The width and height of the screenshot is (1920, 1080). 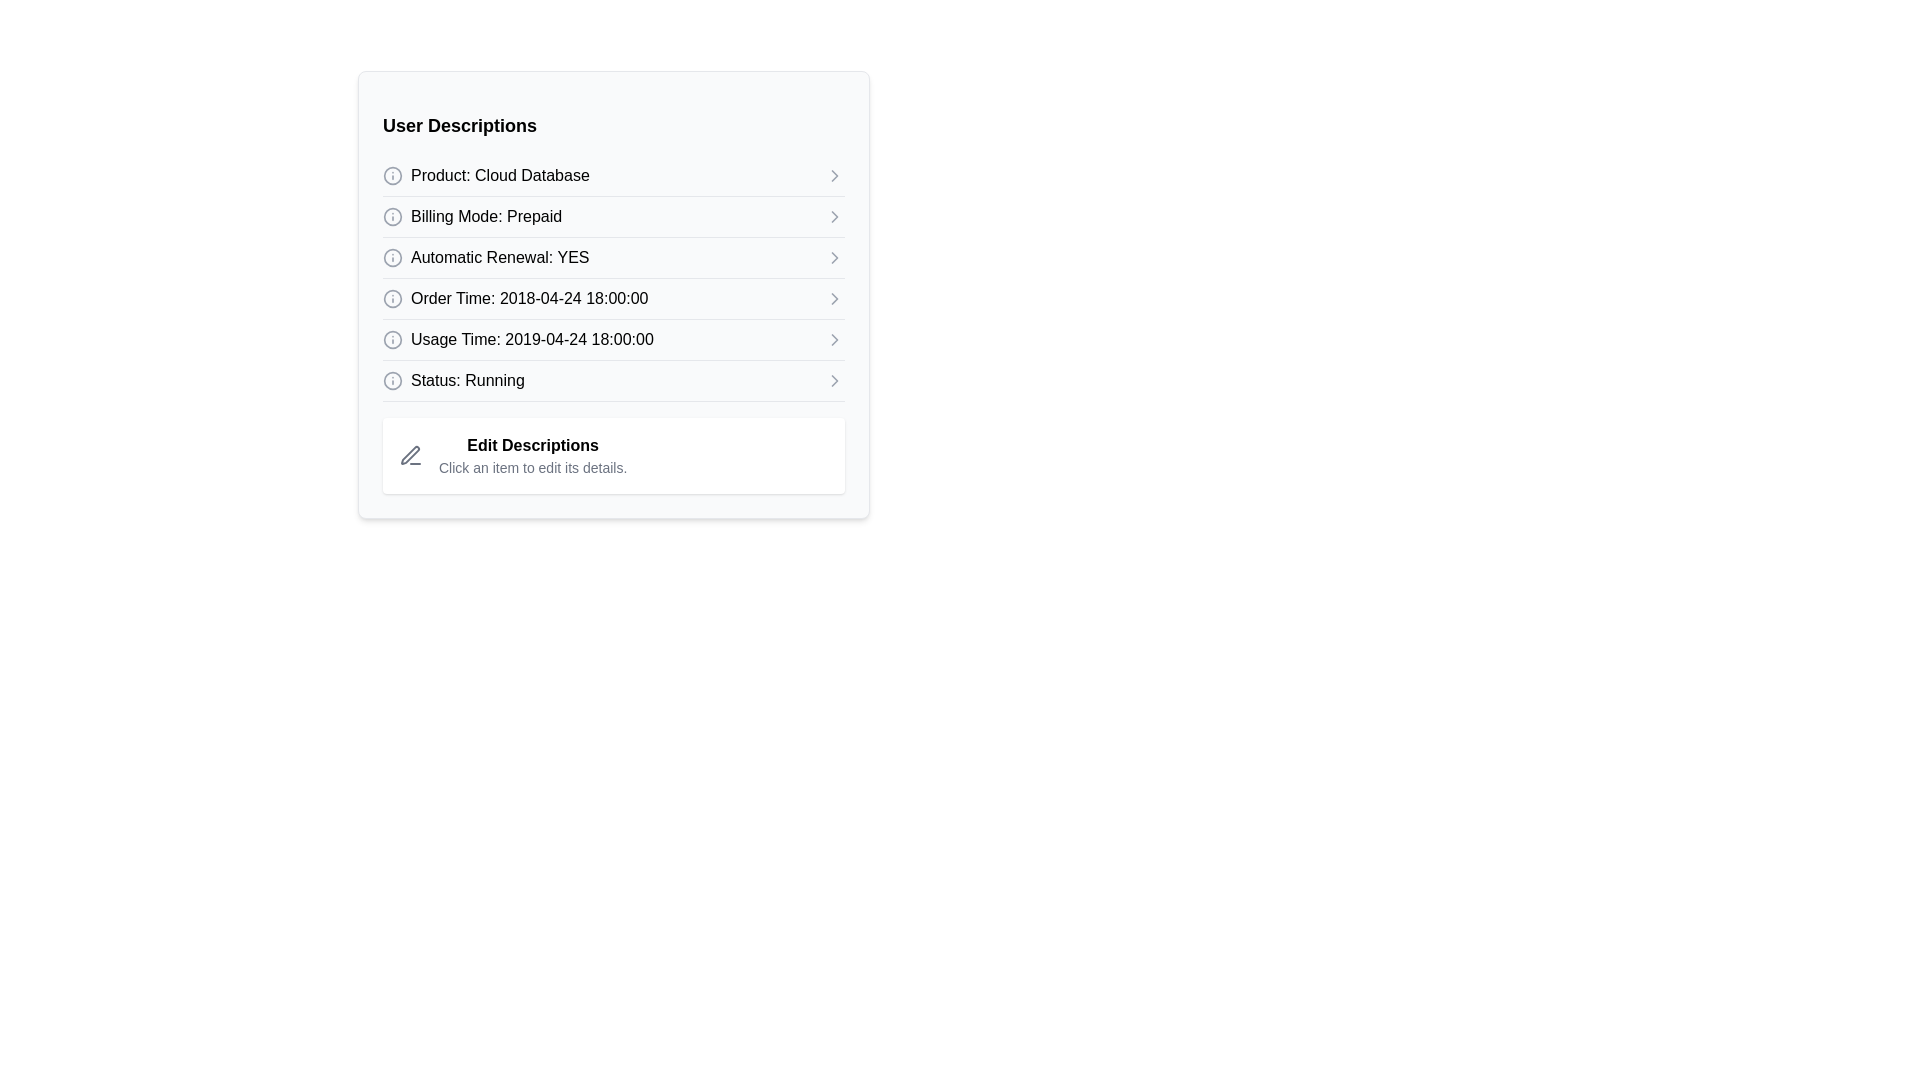 What do you see at coordinates (486, 257) in the screenshot?
I see `the text label indicating that automatic renewal is enabled, which is the third row in the vertical list within the card-like section` at bounding box center [486, 257].